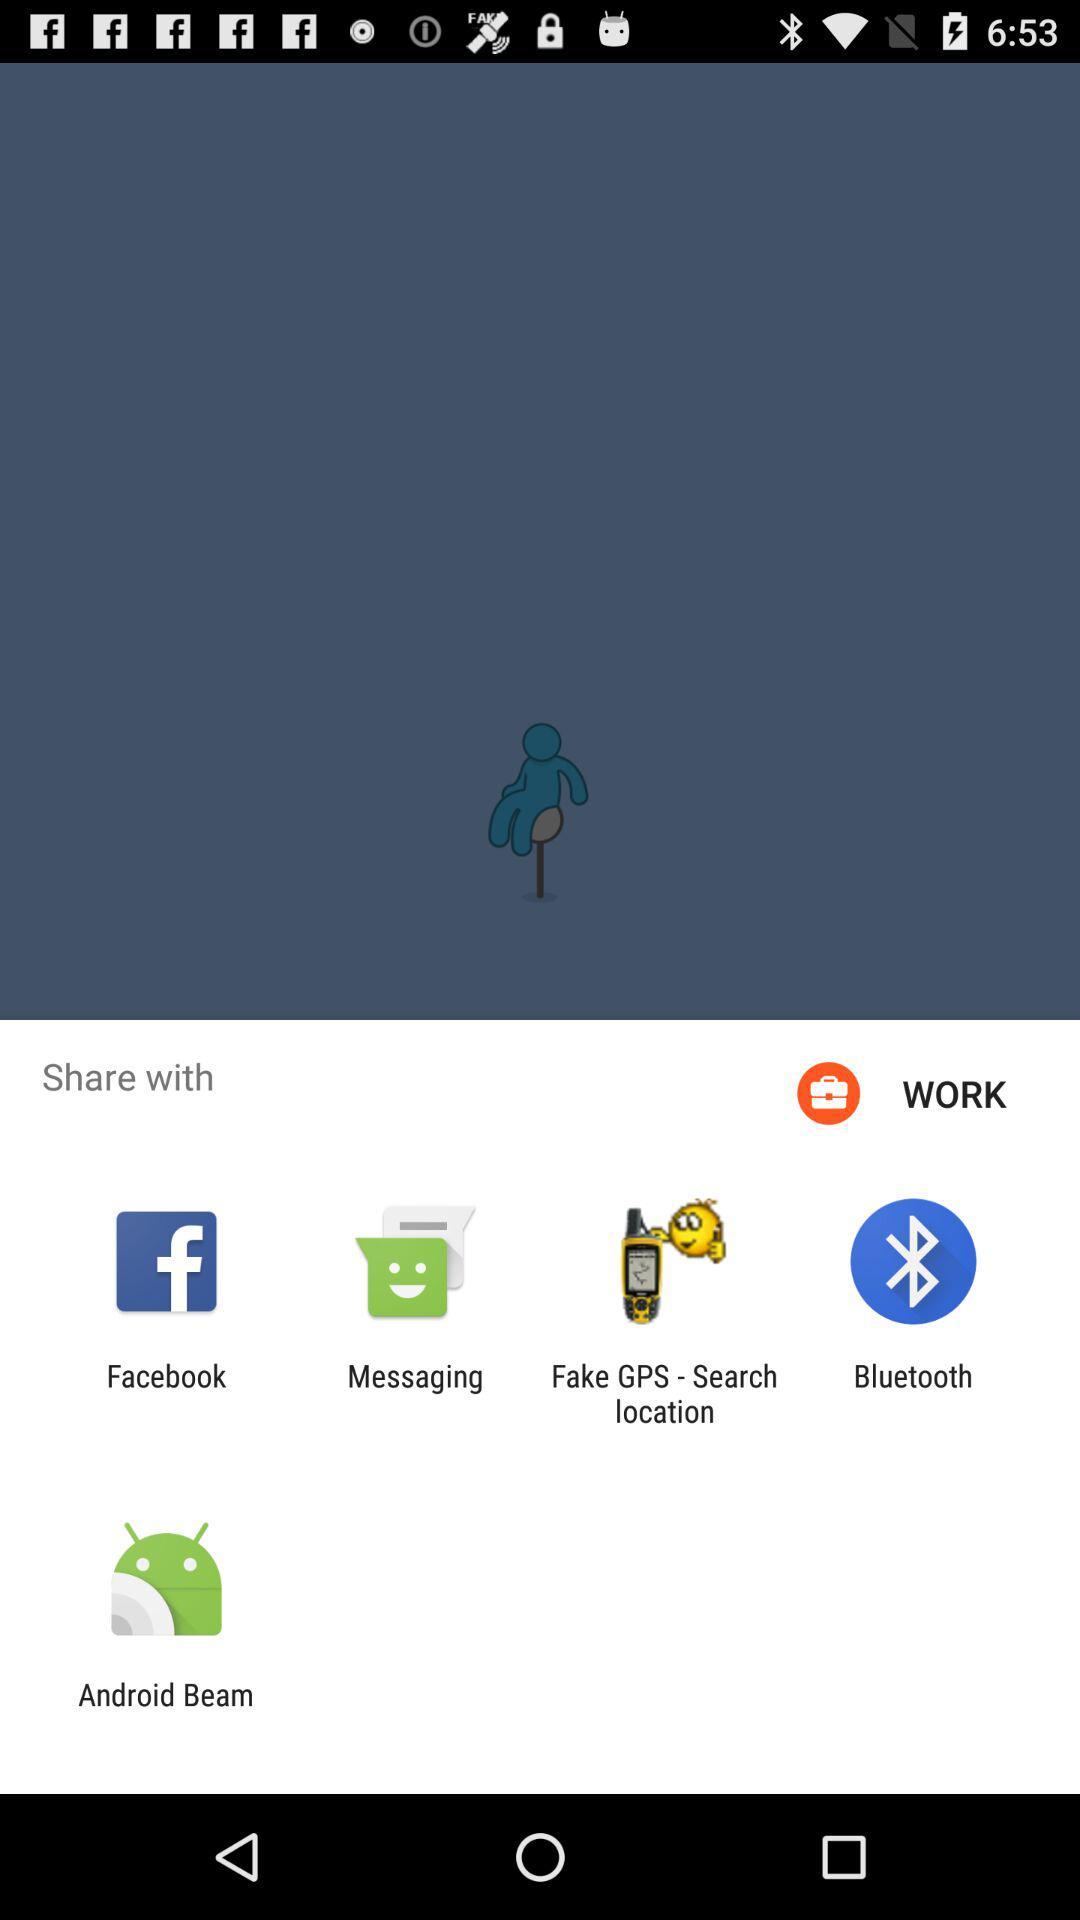  I want to click on bluetooth app, so click(913, 1392).